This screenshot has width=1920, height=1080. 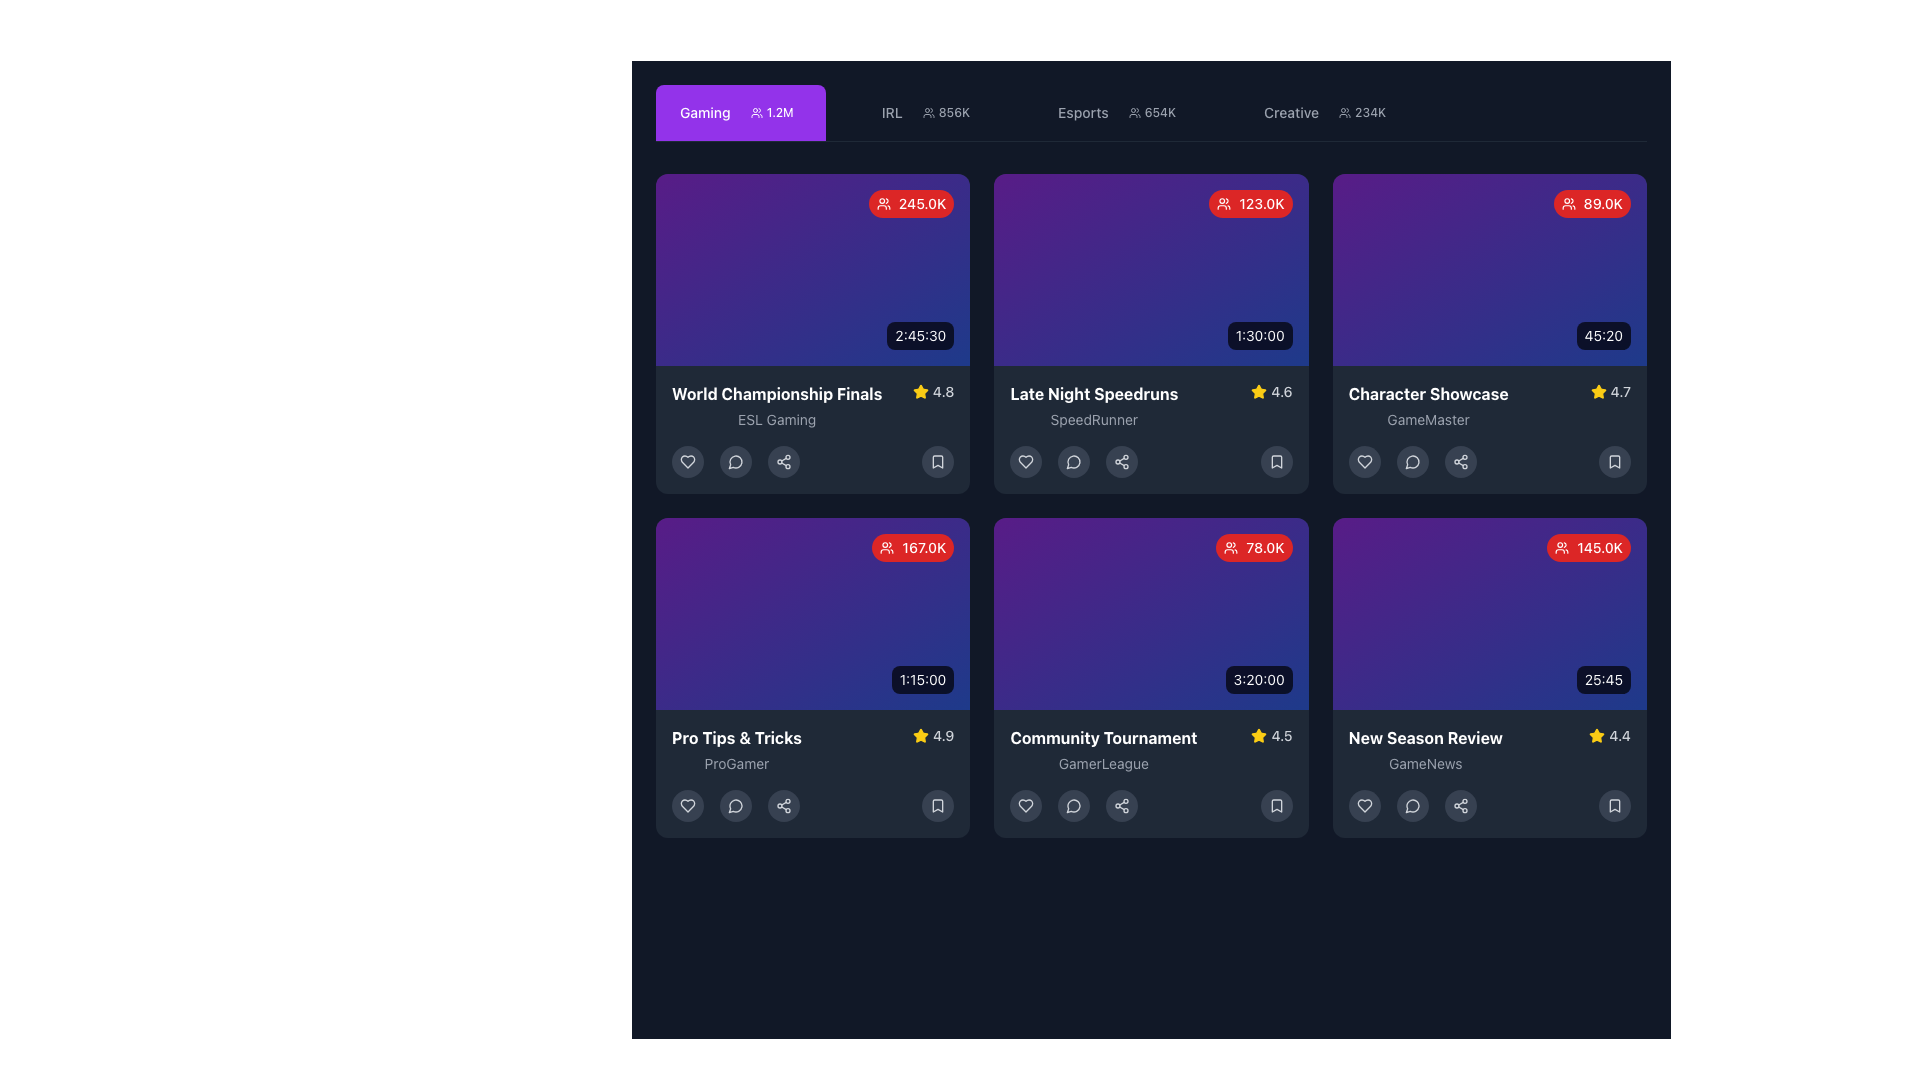 What do you see at coordinates (937, 805) in the screenshot?
I see `the circular button with a dark gray background and a gray bookmark icon at its center, located at the bottom of the 'Pro Tips & Tricks' card to bookmark content` at bounding box center [937, 805].